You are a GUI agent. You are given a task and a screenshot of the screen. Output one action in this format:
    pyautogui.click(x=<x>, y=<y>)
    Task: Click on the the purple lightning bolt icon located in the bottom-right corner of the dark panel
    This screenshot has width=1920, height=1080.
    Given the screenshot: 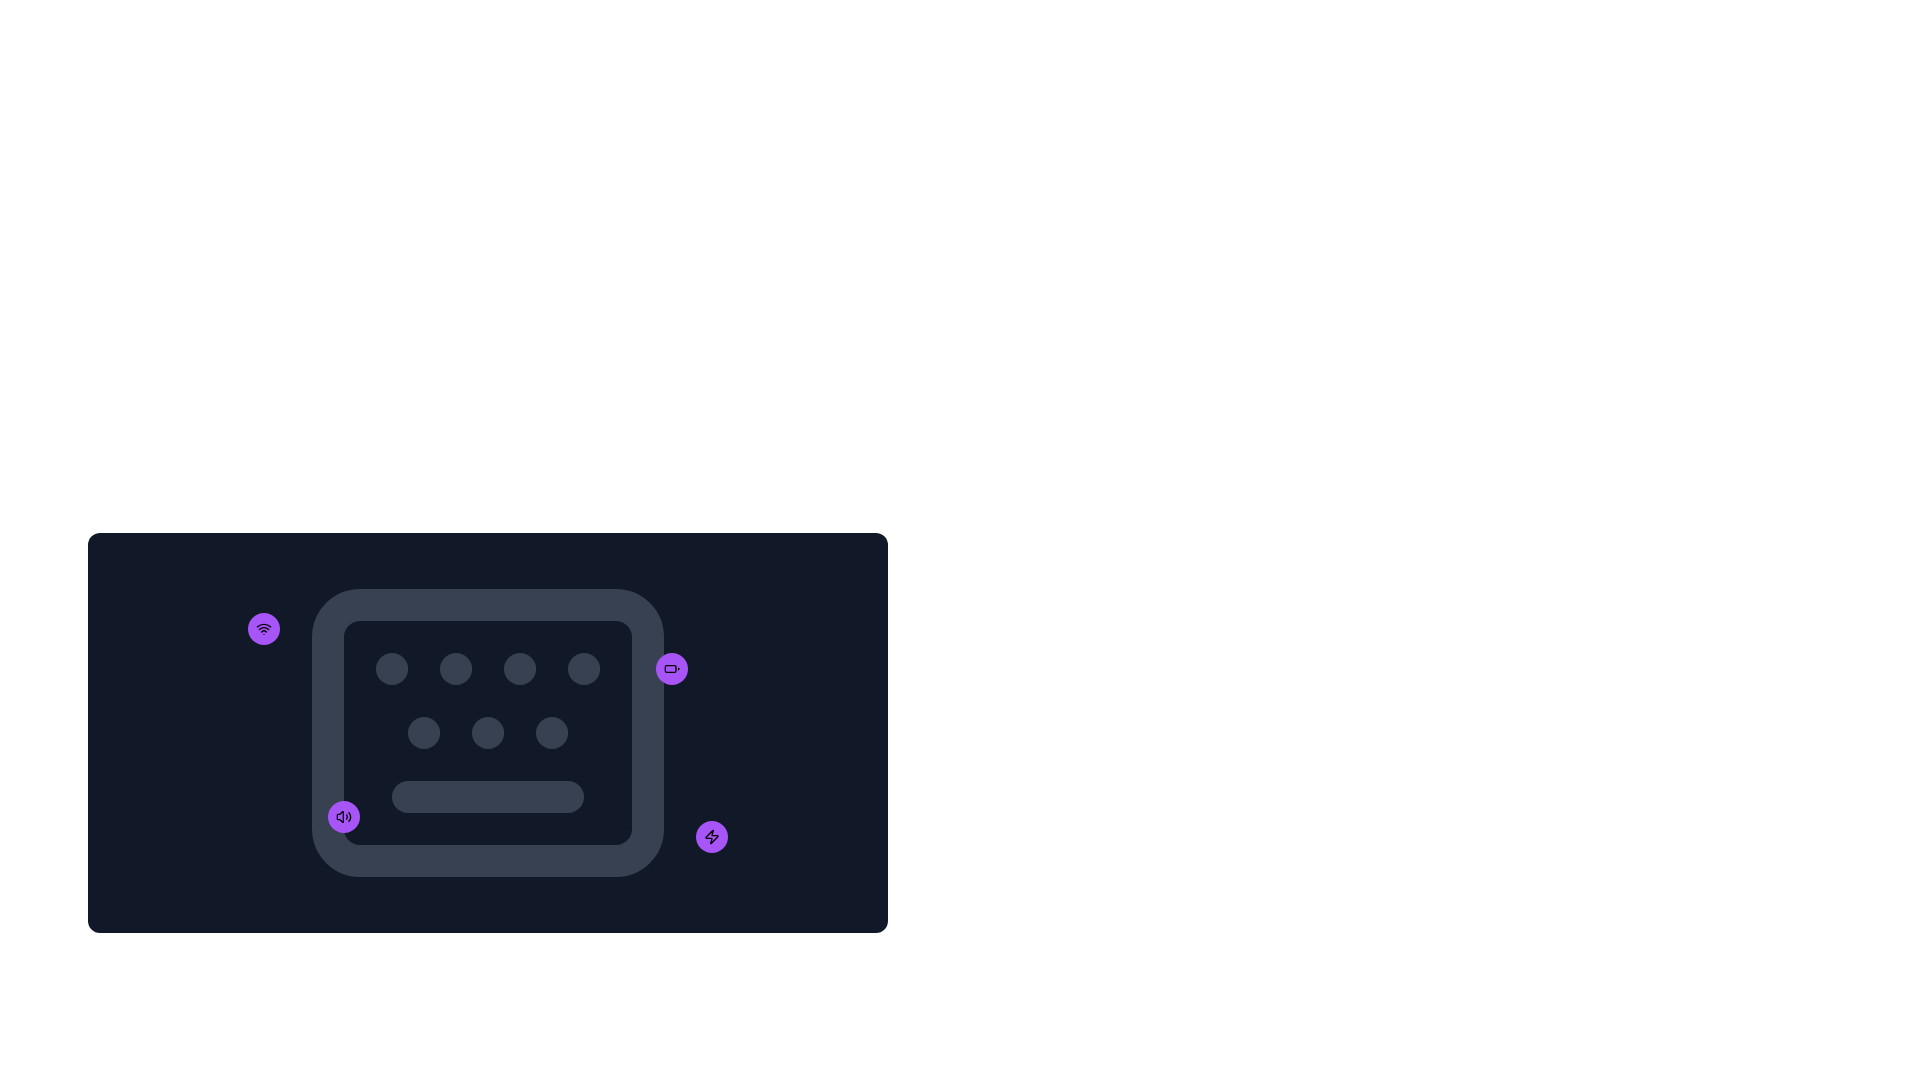 What is the action you would take?
    pyautogui.click(x=711, y=837)
    